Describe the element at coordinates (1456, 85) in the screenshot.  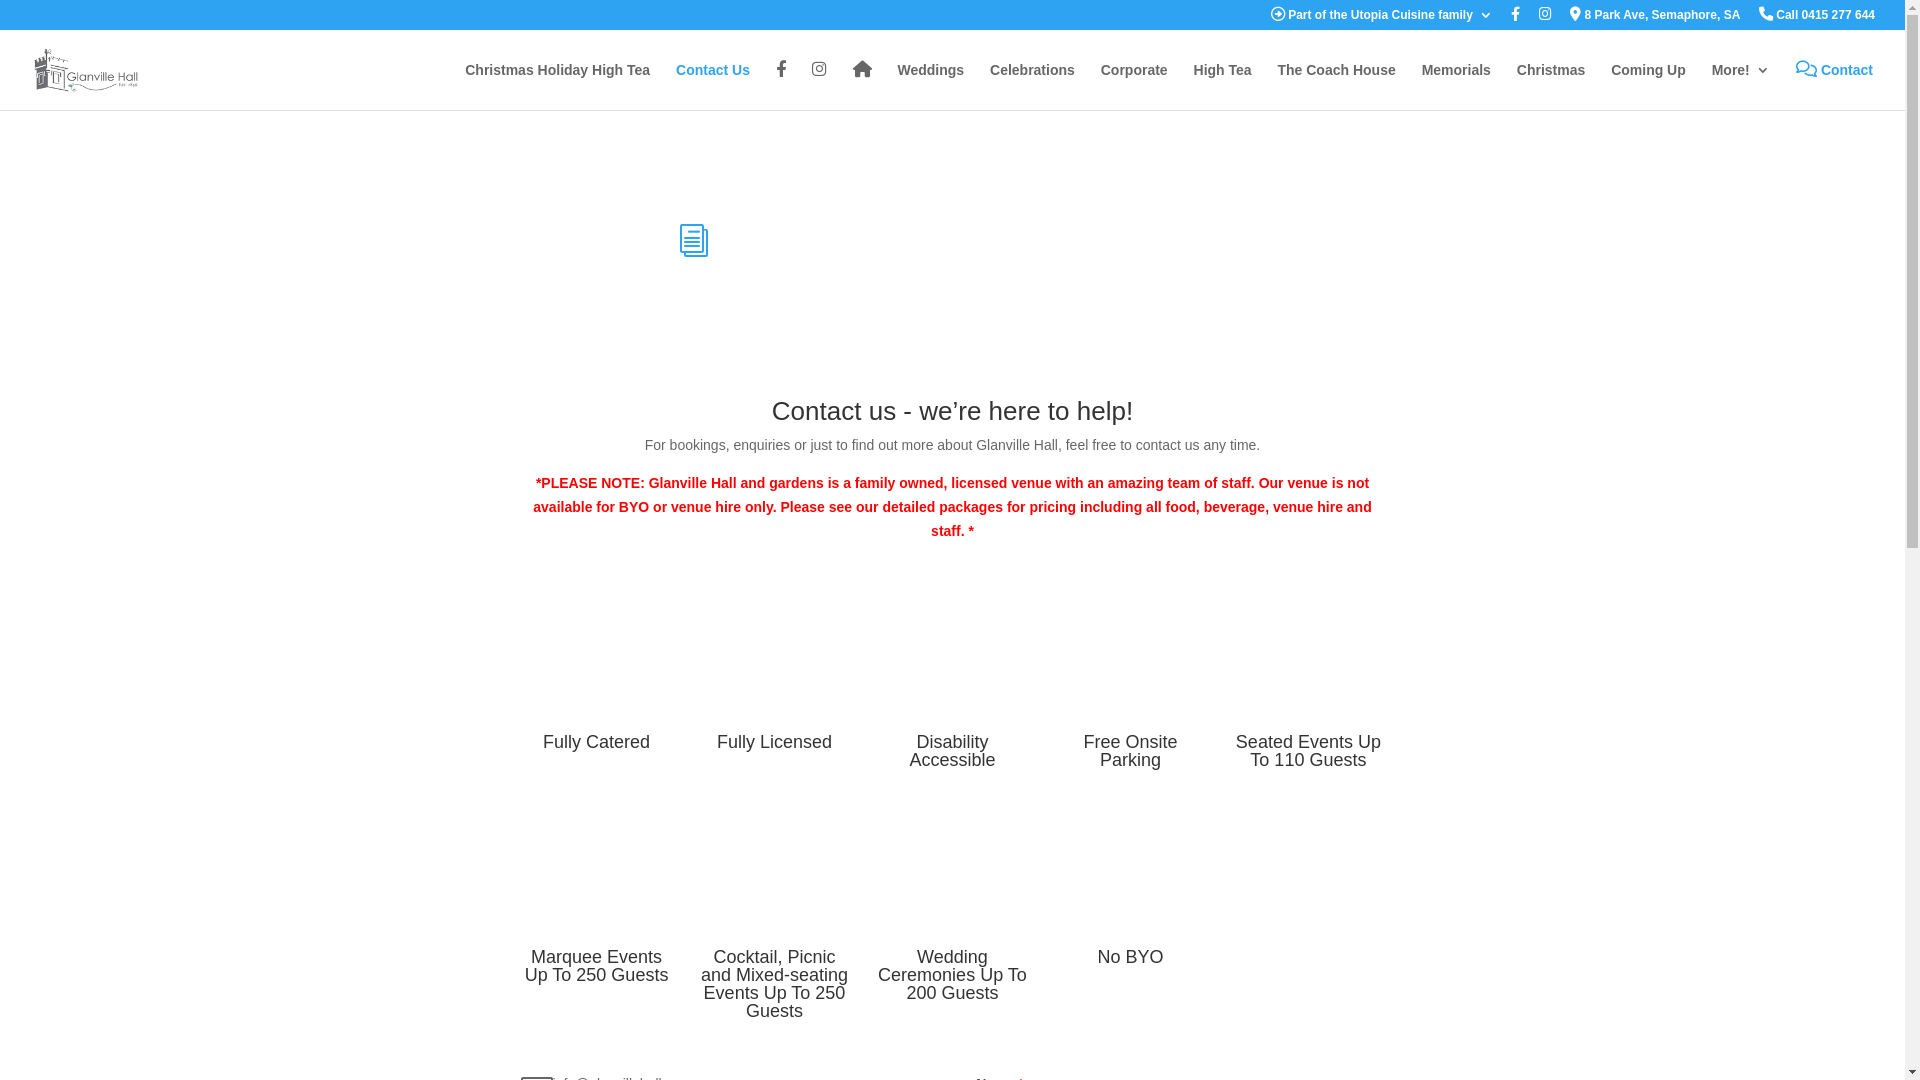
I see `'Memorials'` at that location.